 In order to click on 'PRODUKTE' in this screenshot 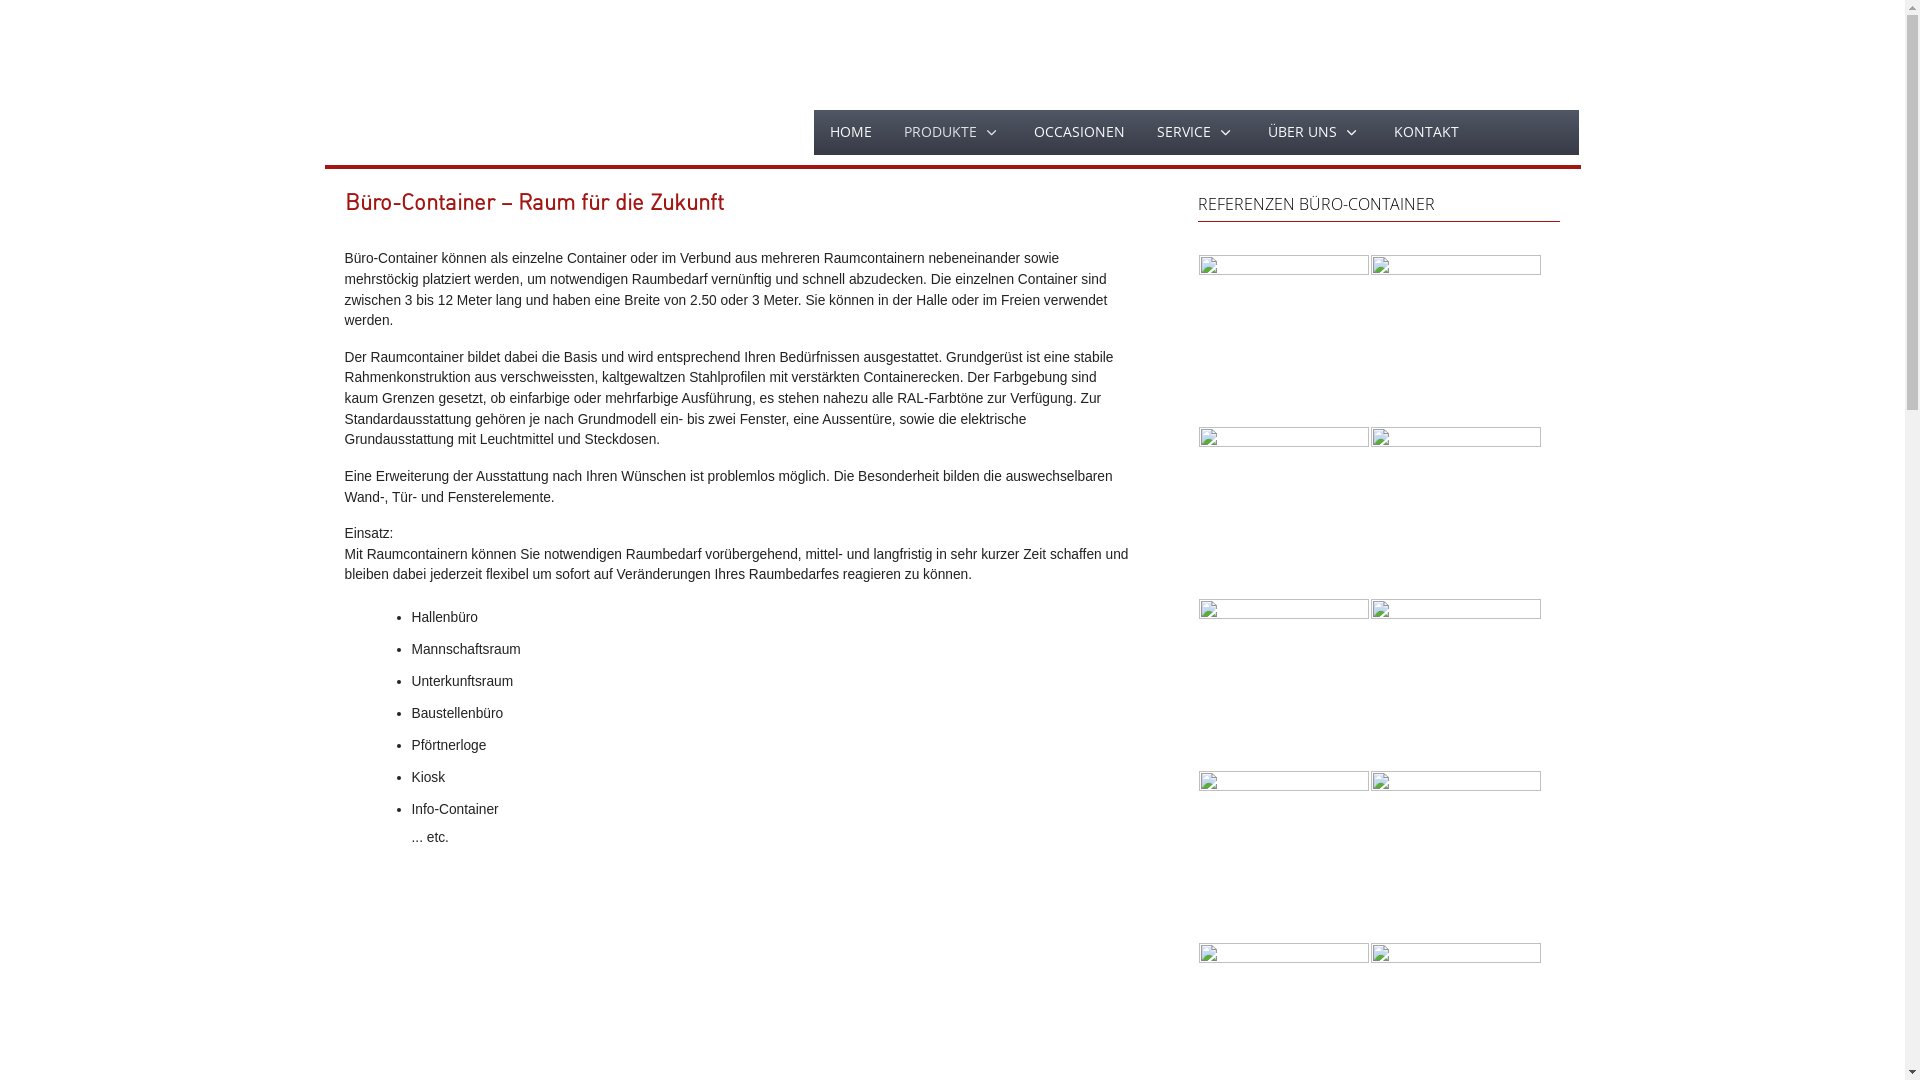, I will do `click(952, 132)`.